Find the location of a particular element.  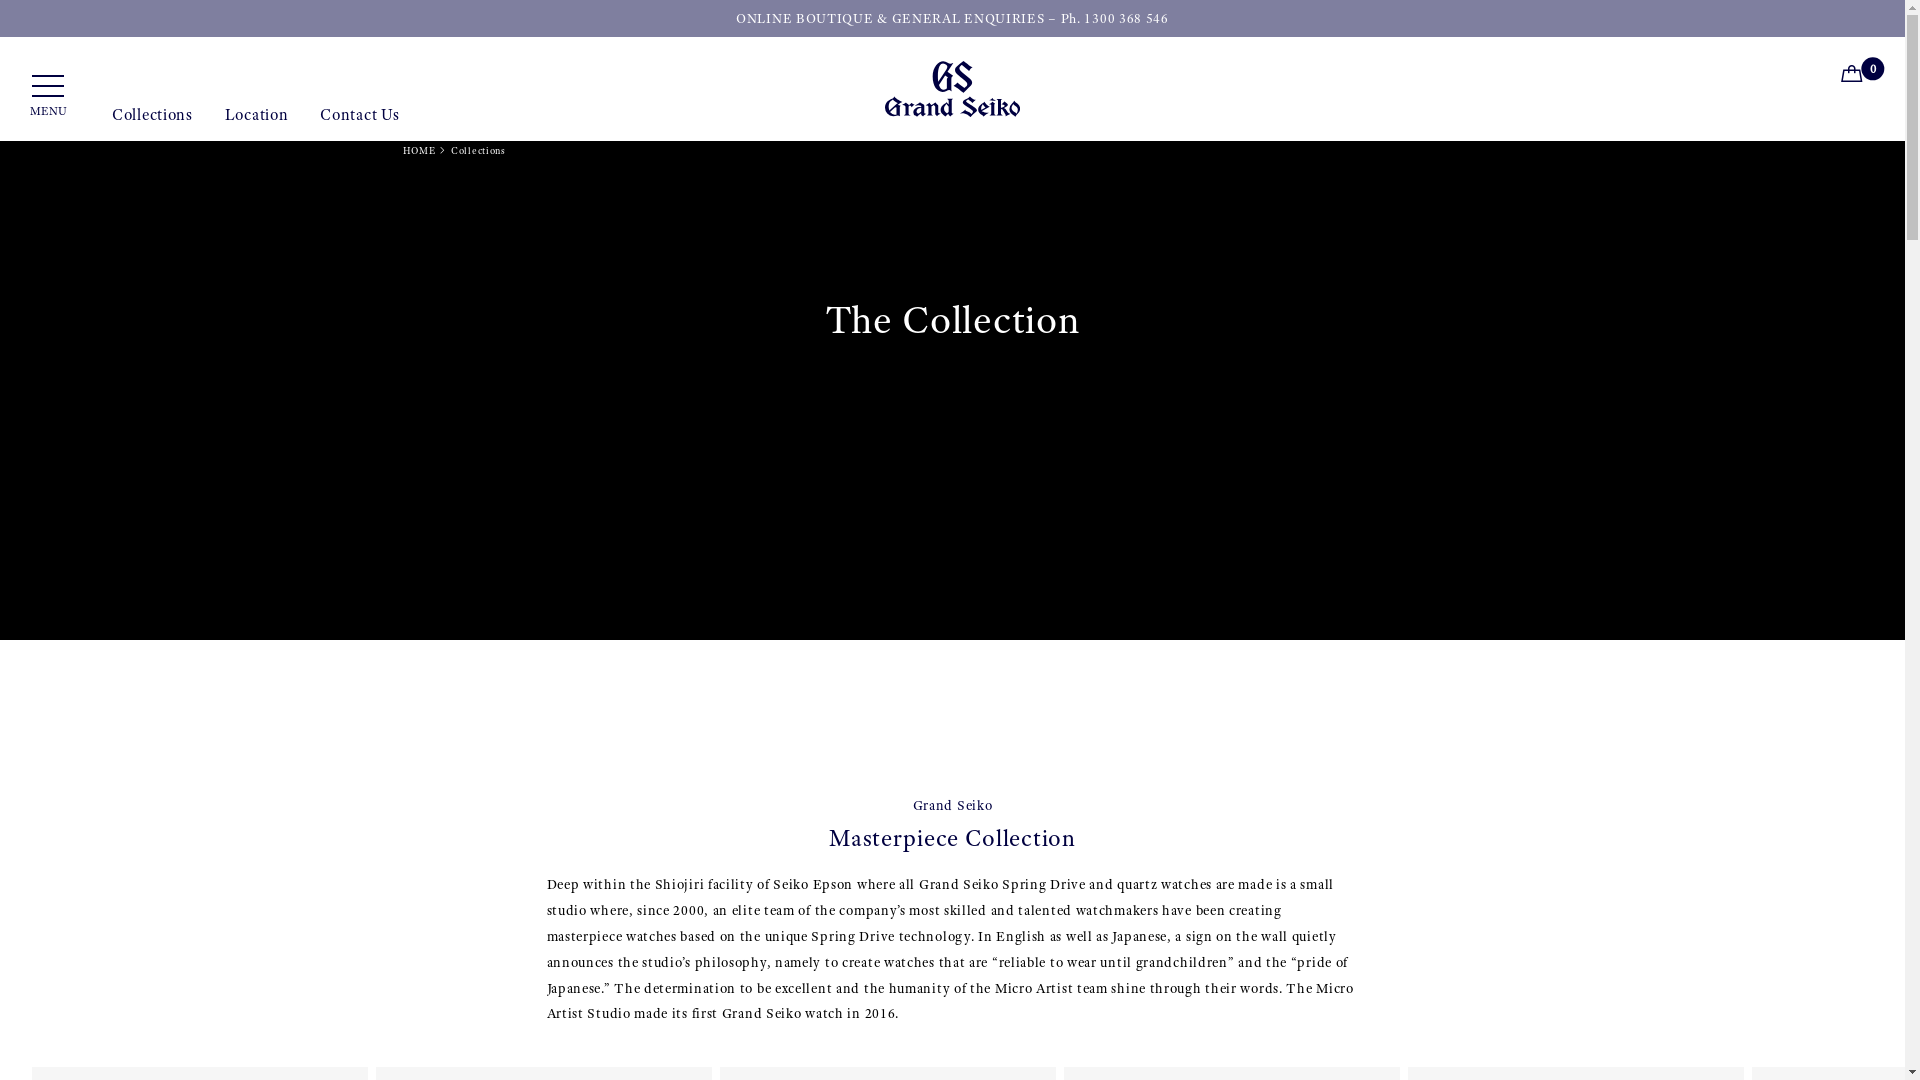

'0' is located at coordinates (1855, 76).